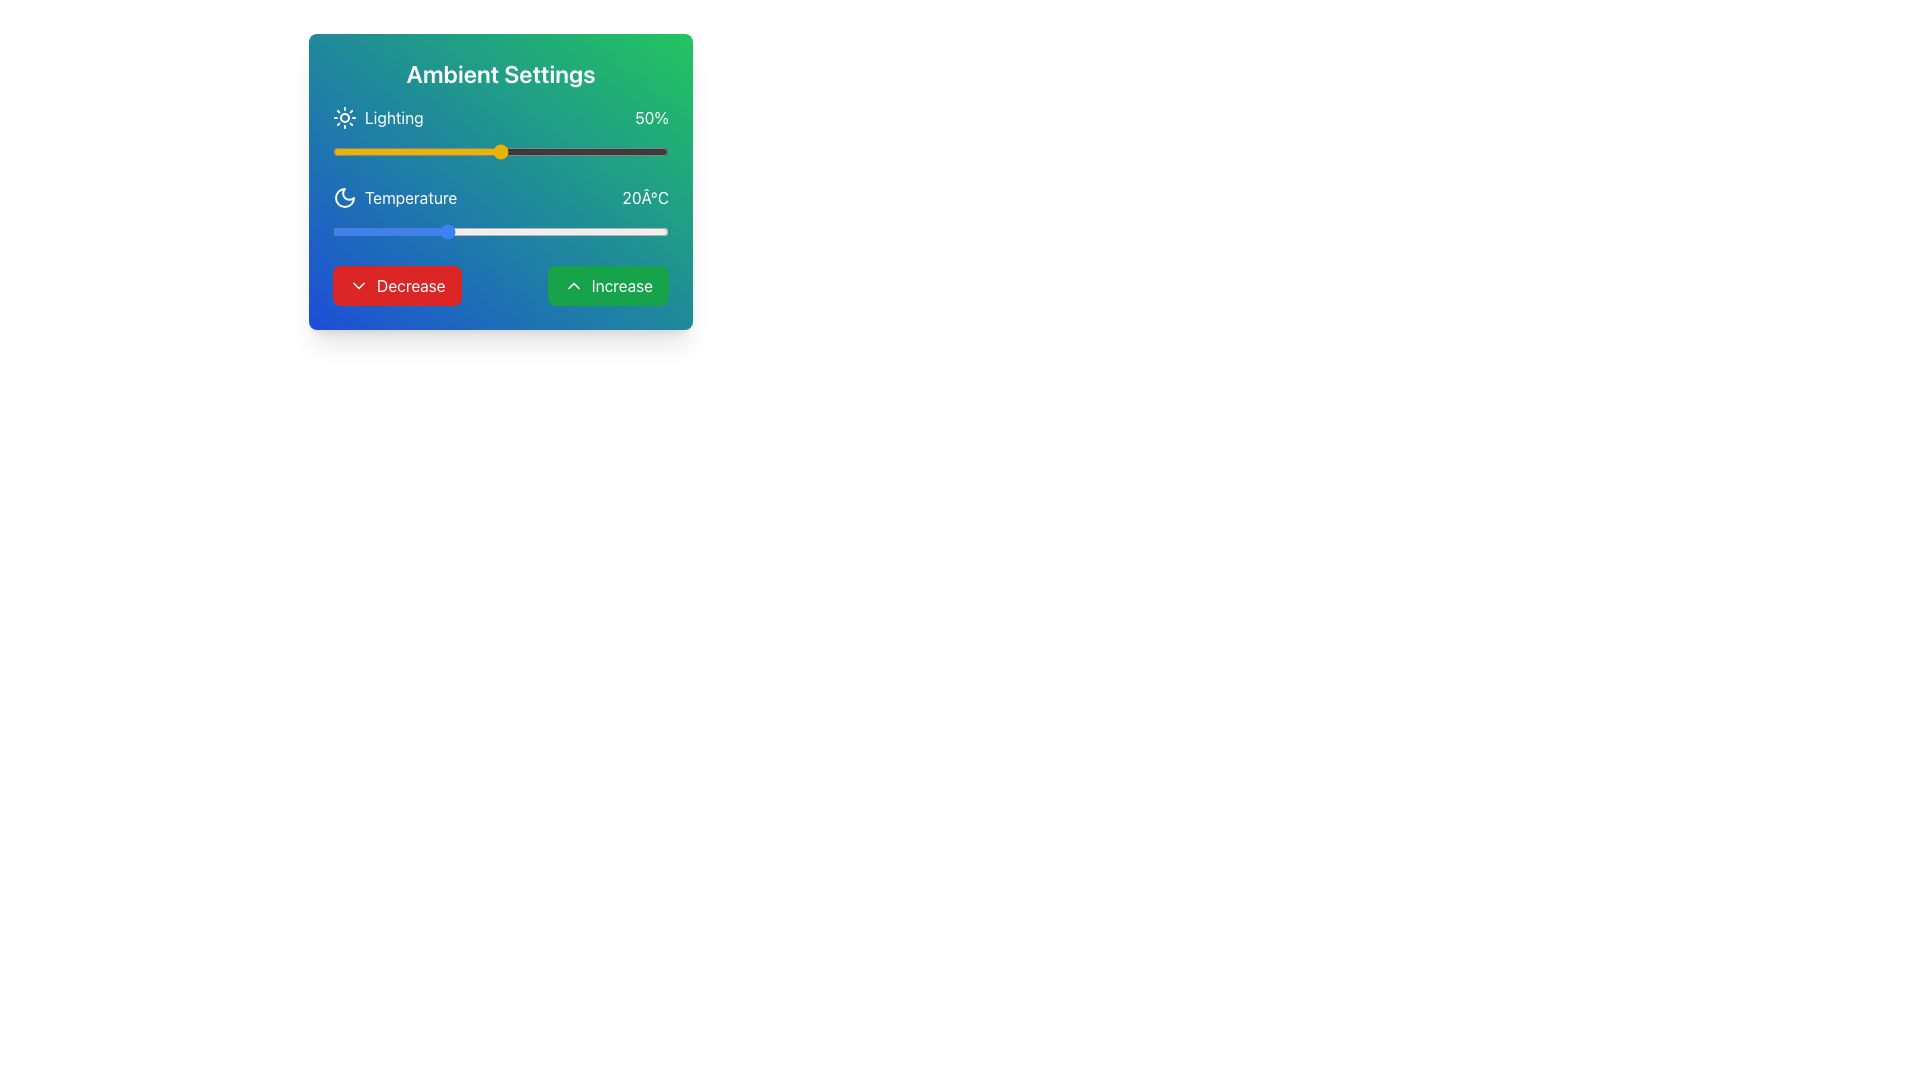 This screenshot has height=1080, width=1920. Describe the element at coordinates (349, 150) in the screenshot. I see `the lighting level` at that location.